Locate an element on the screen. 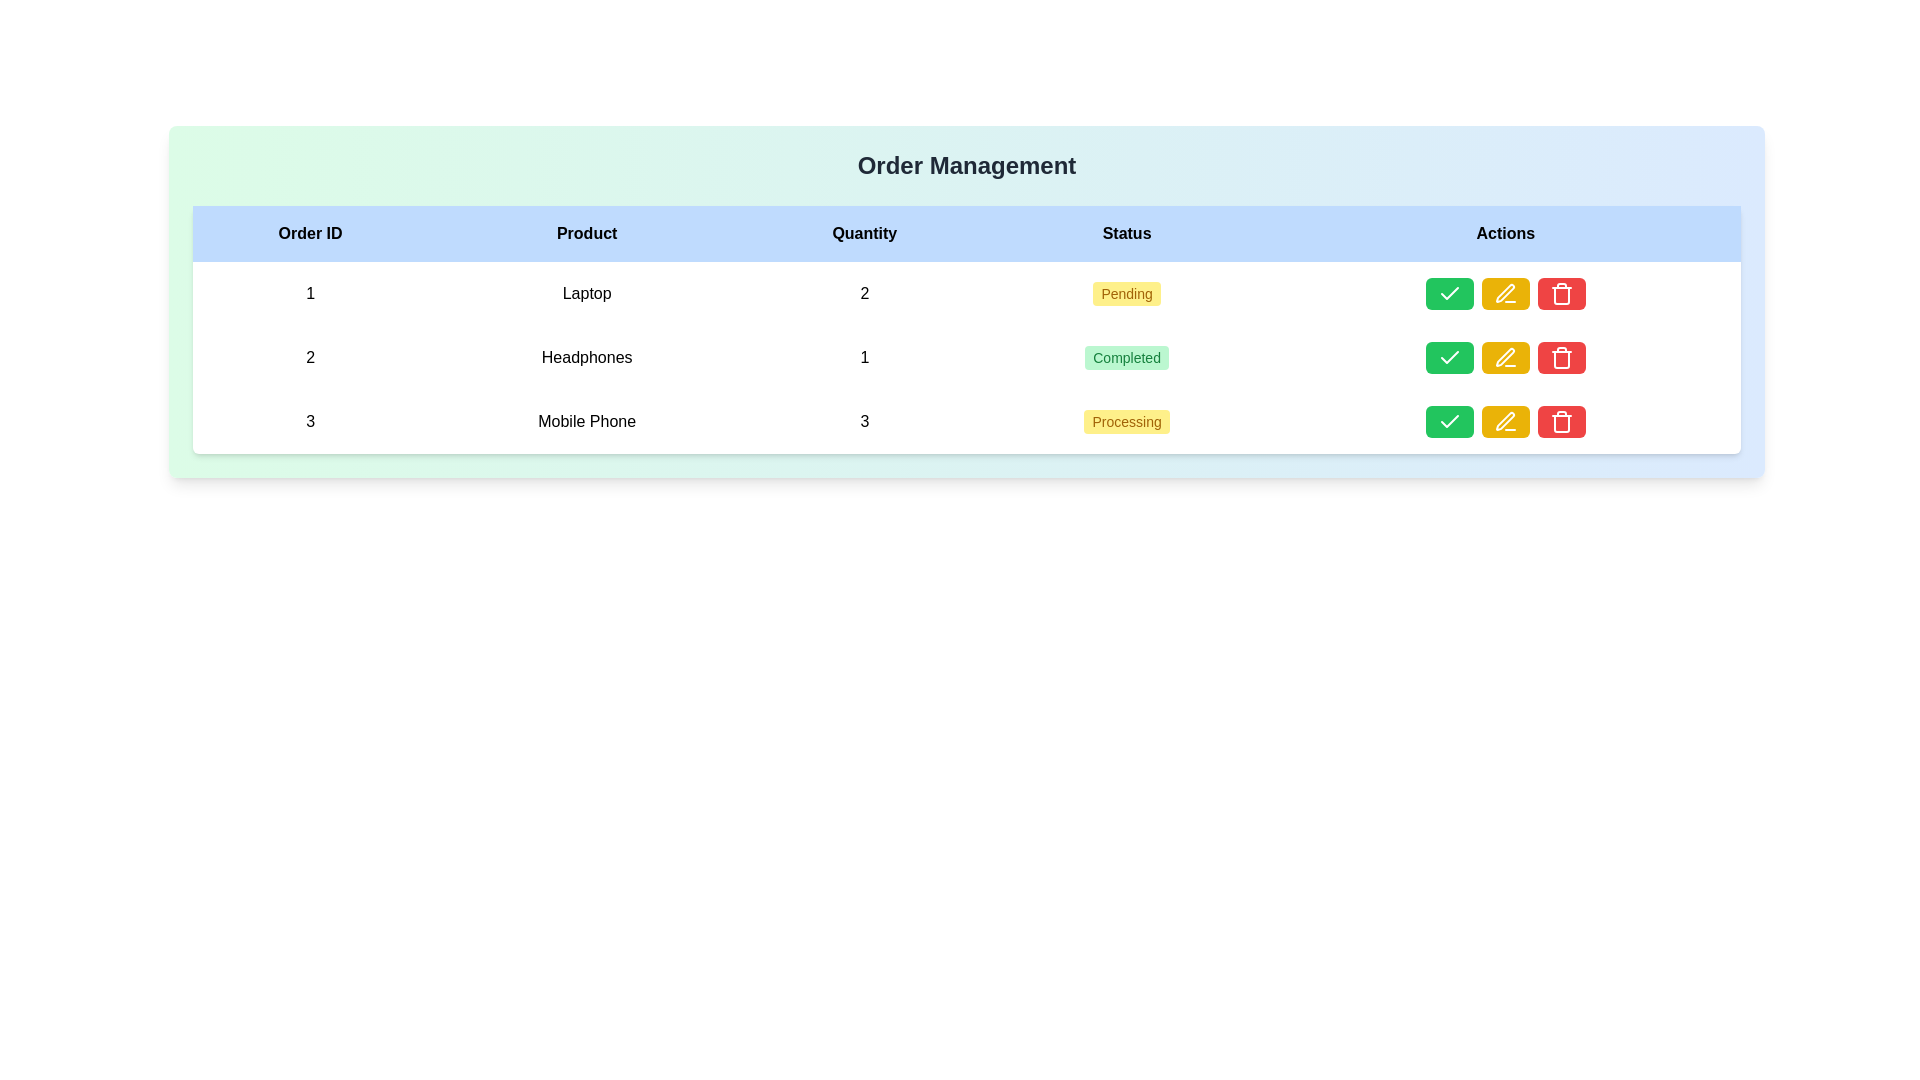 The height and width of the screenshot is (1080, 1920). the confirm button located in the second row of the table, which is the first button in the 'Actions' column, to mark the associated item as completed is located at coordinates (1449, 357).